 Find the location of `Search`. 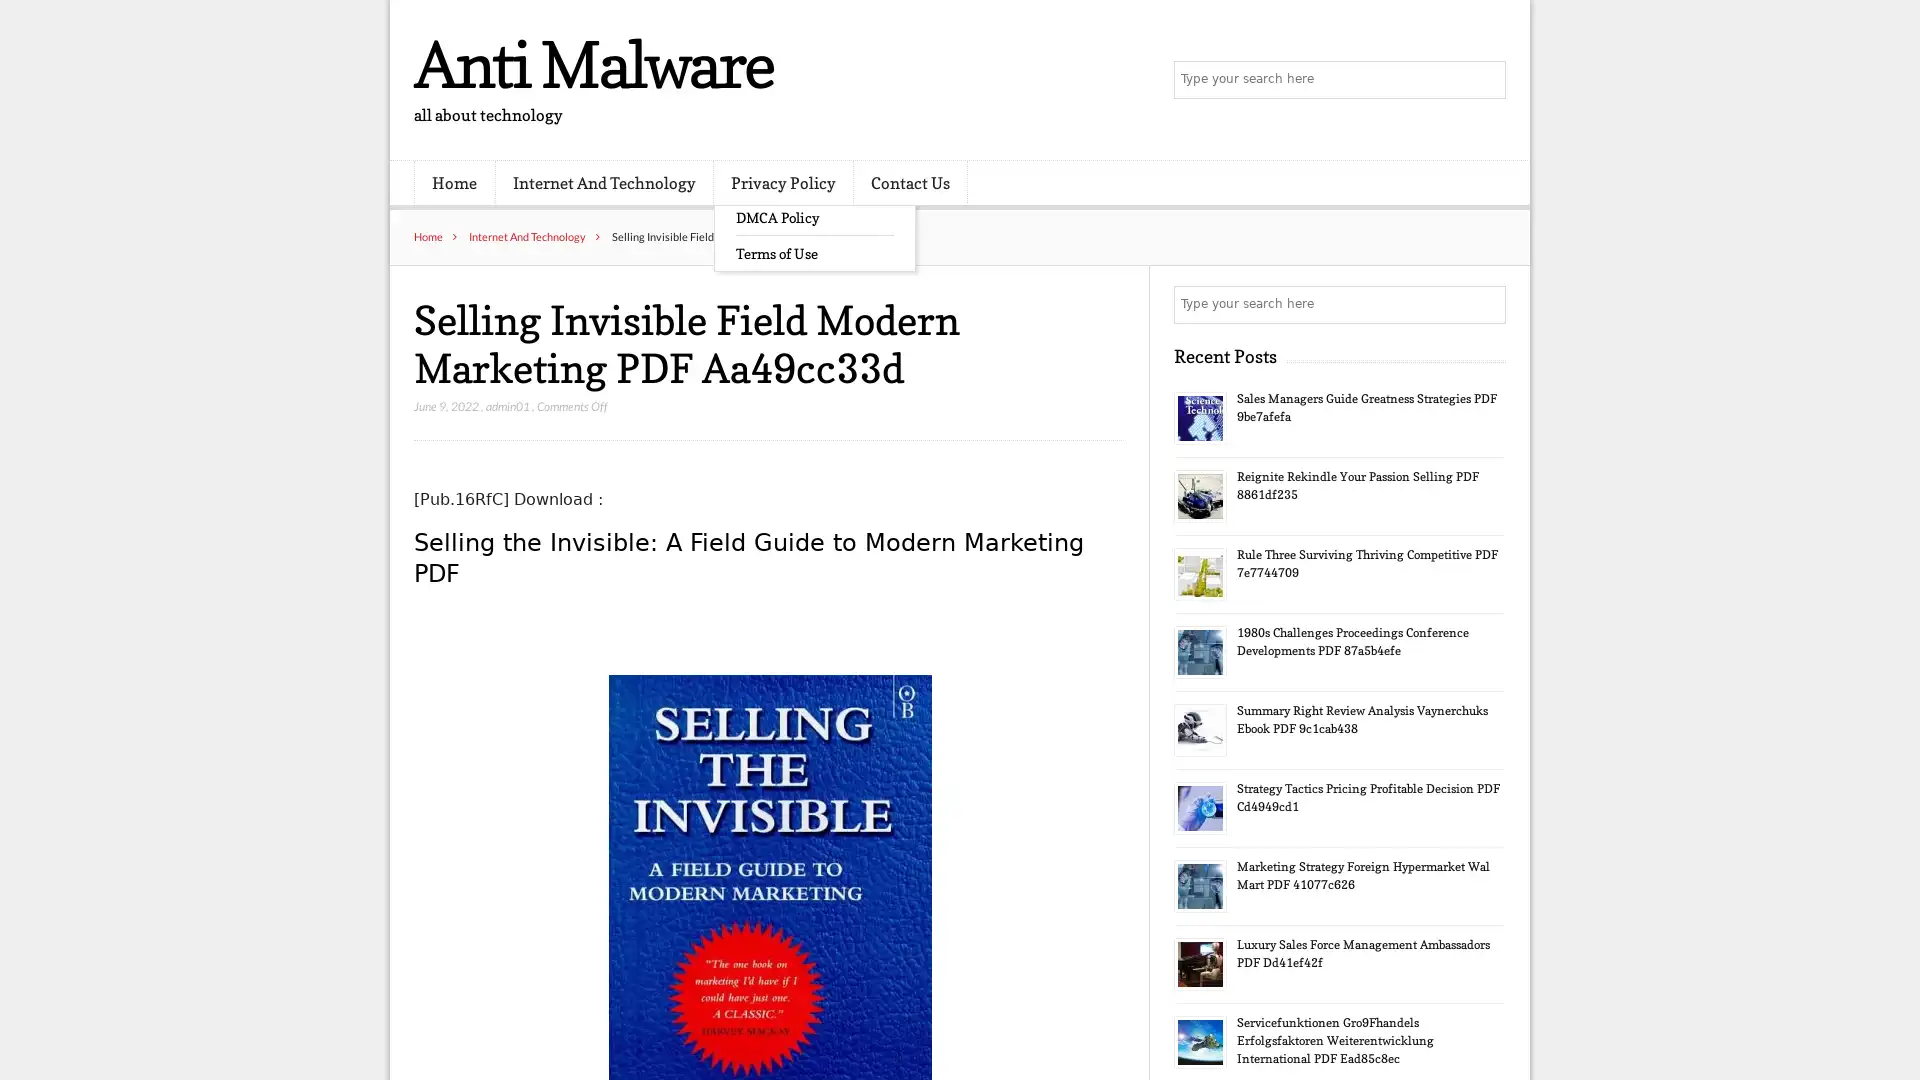

Search is located at coordinates (1485, 304).